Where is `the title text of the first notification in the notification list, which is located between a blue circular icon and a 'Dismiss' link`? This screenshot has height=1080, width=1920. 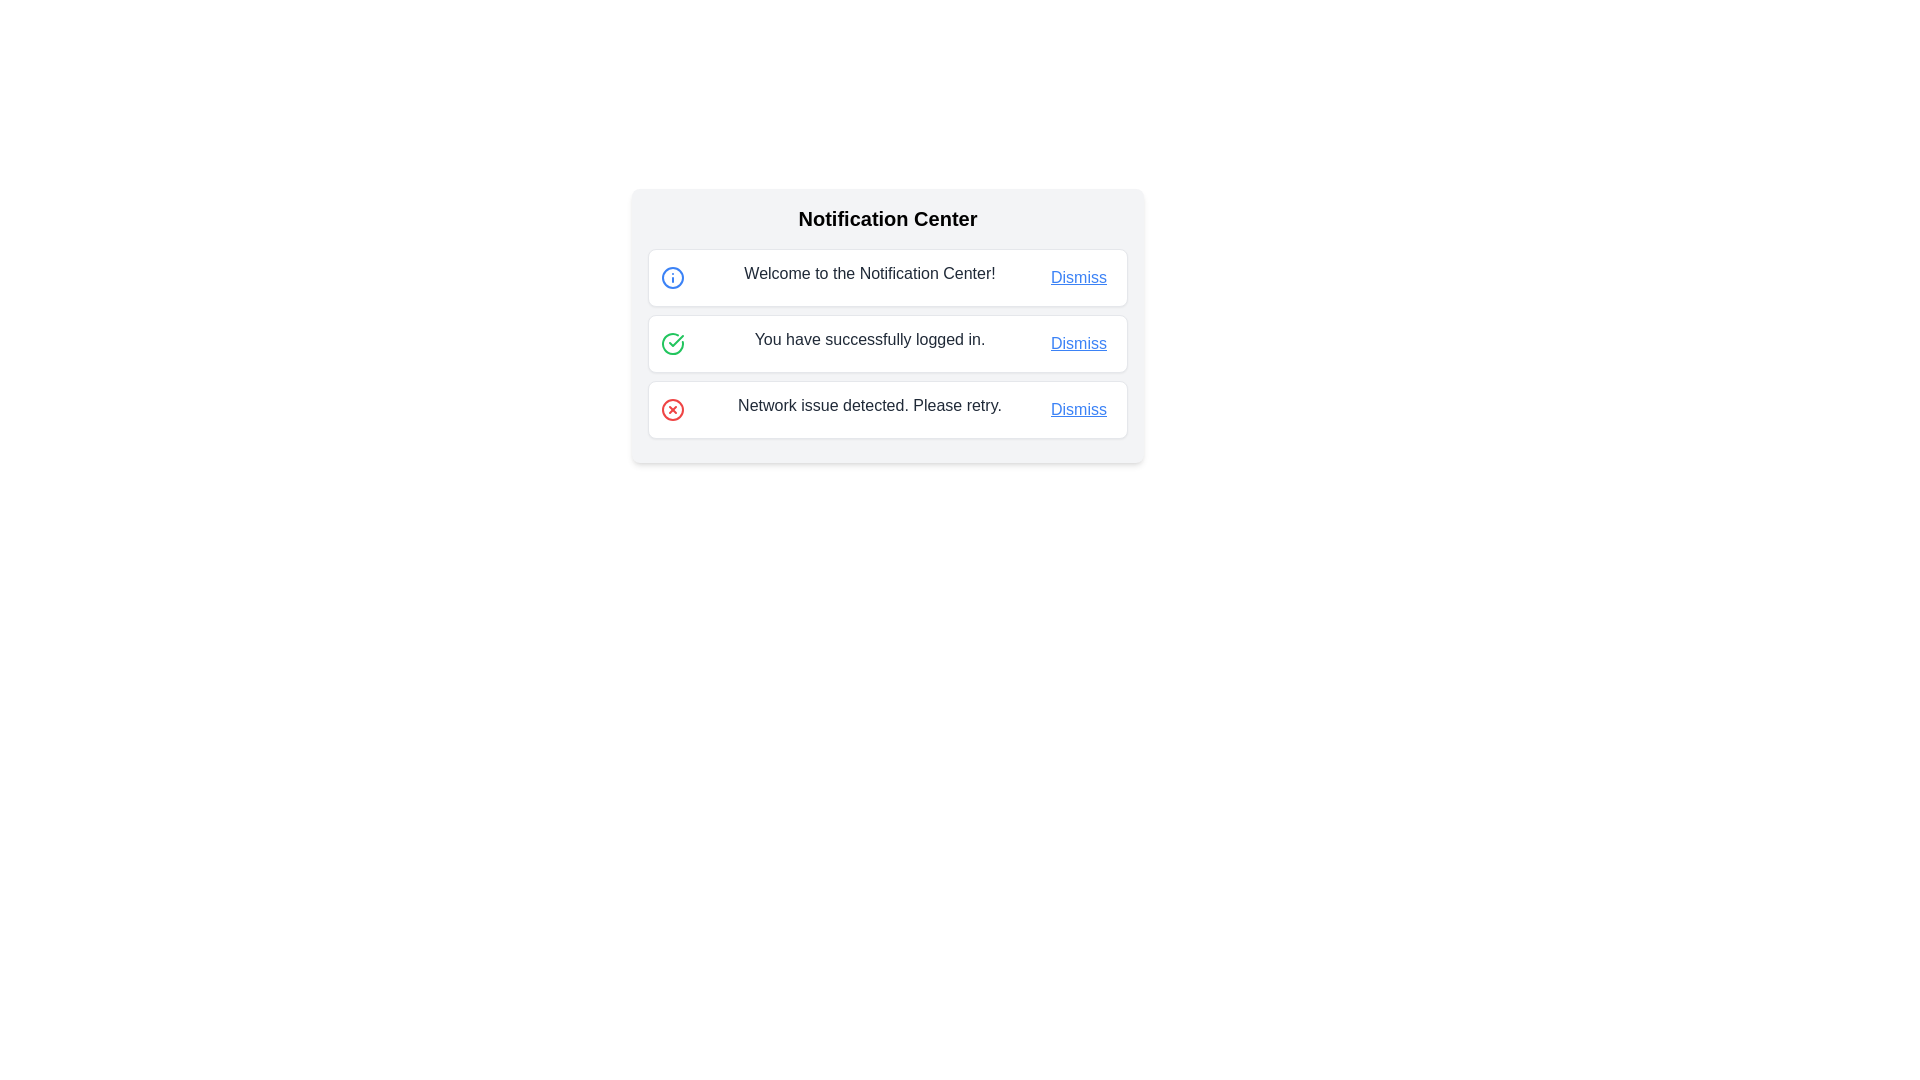 the title text of the first notification in the notification list, which is located between a blue circular icon and a 'Dismiss' link is located at coordinates (869, 273).